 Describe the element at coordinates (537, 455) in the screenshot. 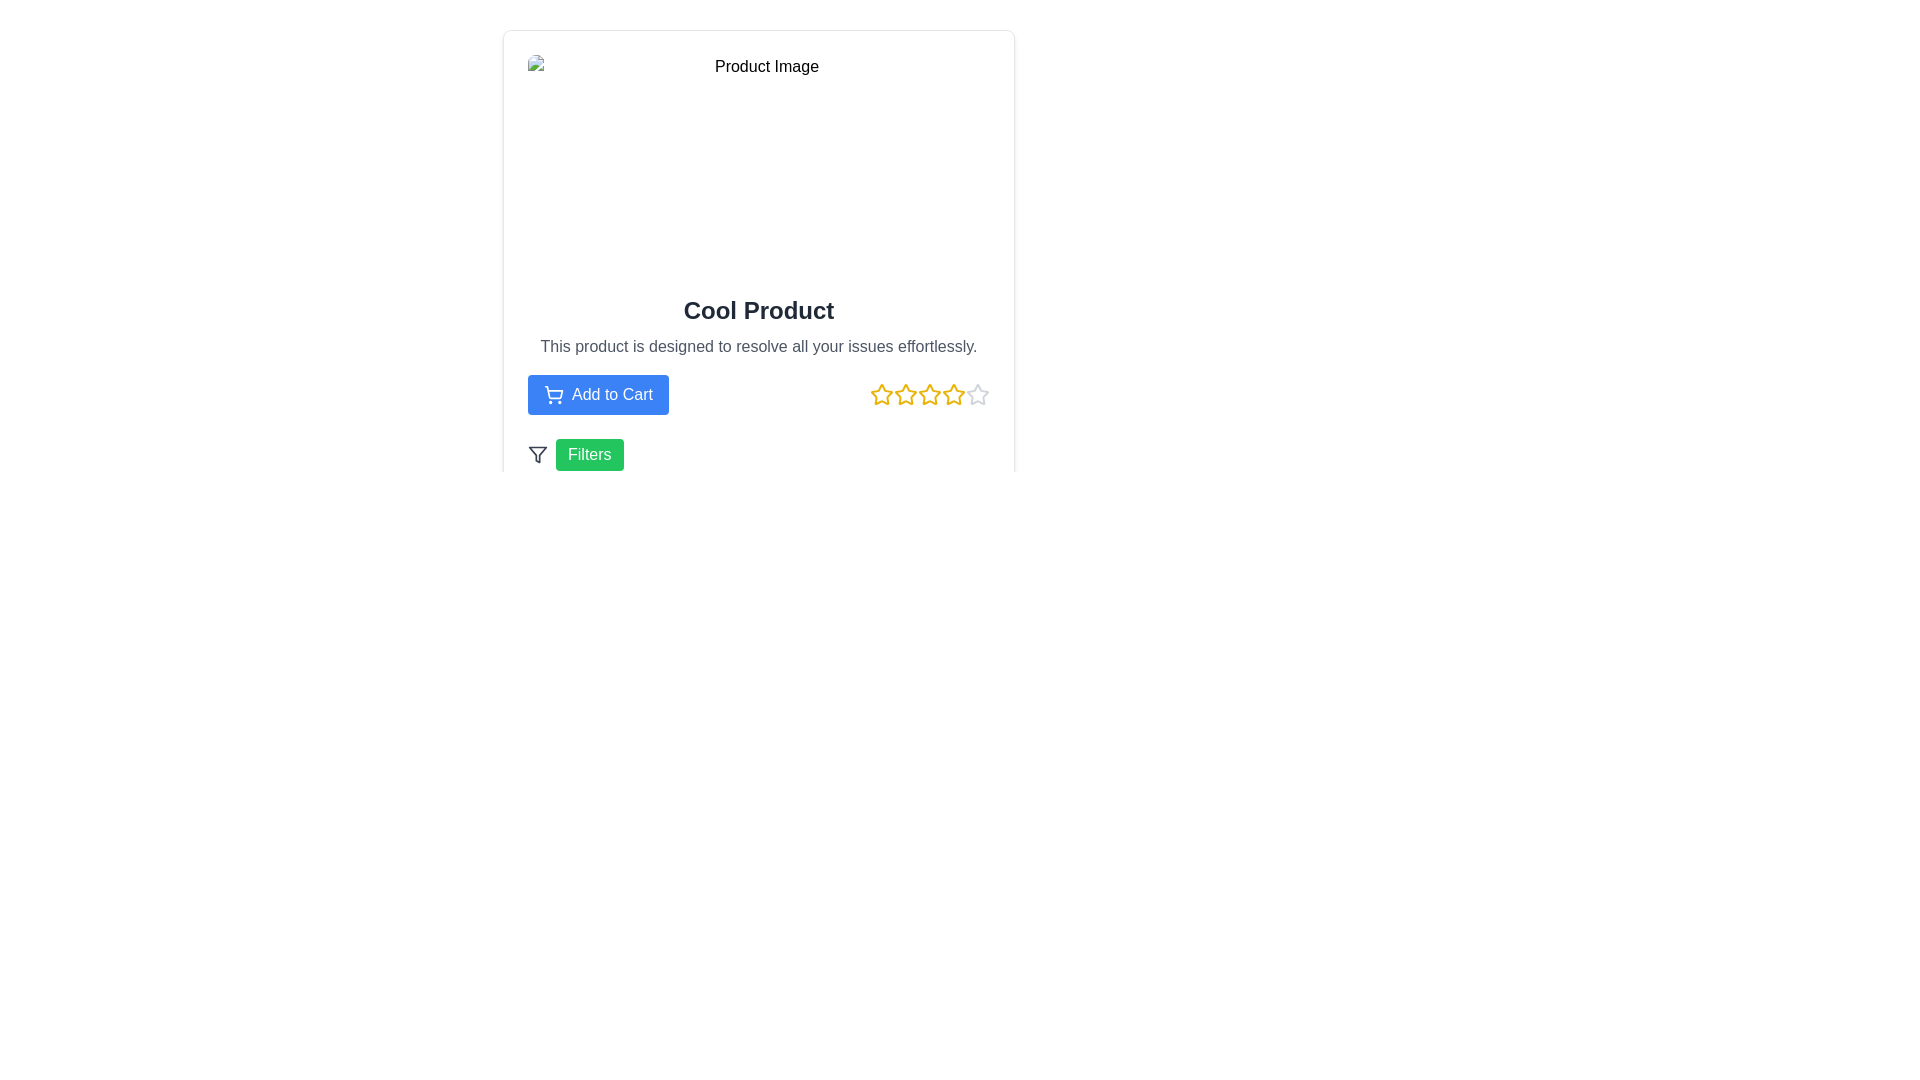

I see `the filter icon located in the bottom-left region of the interface, adjacent to the 'Filters' button, to indicate filtering options` at that location.